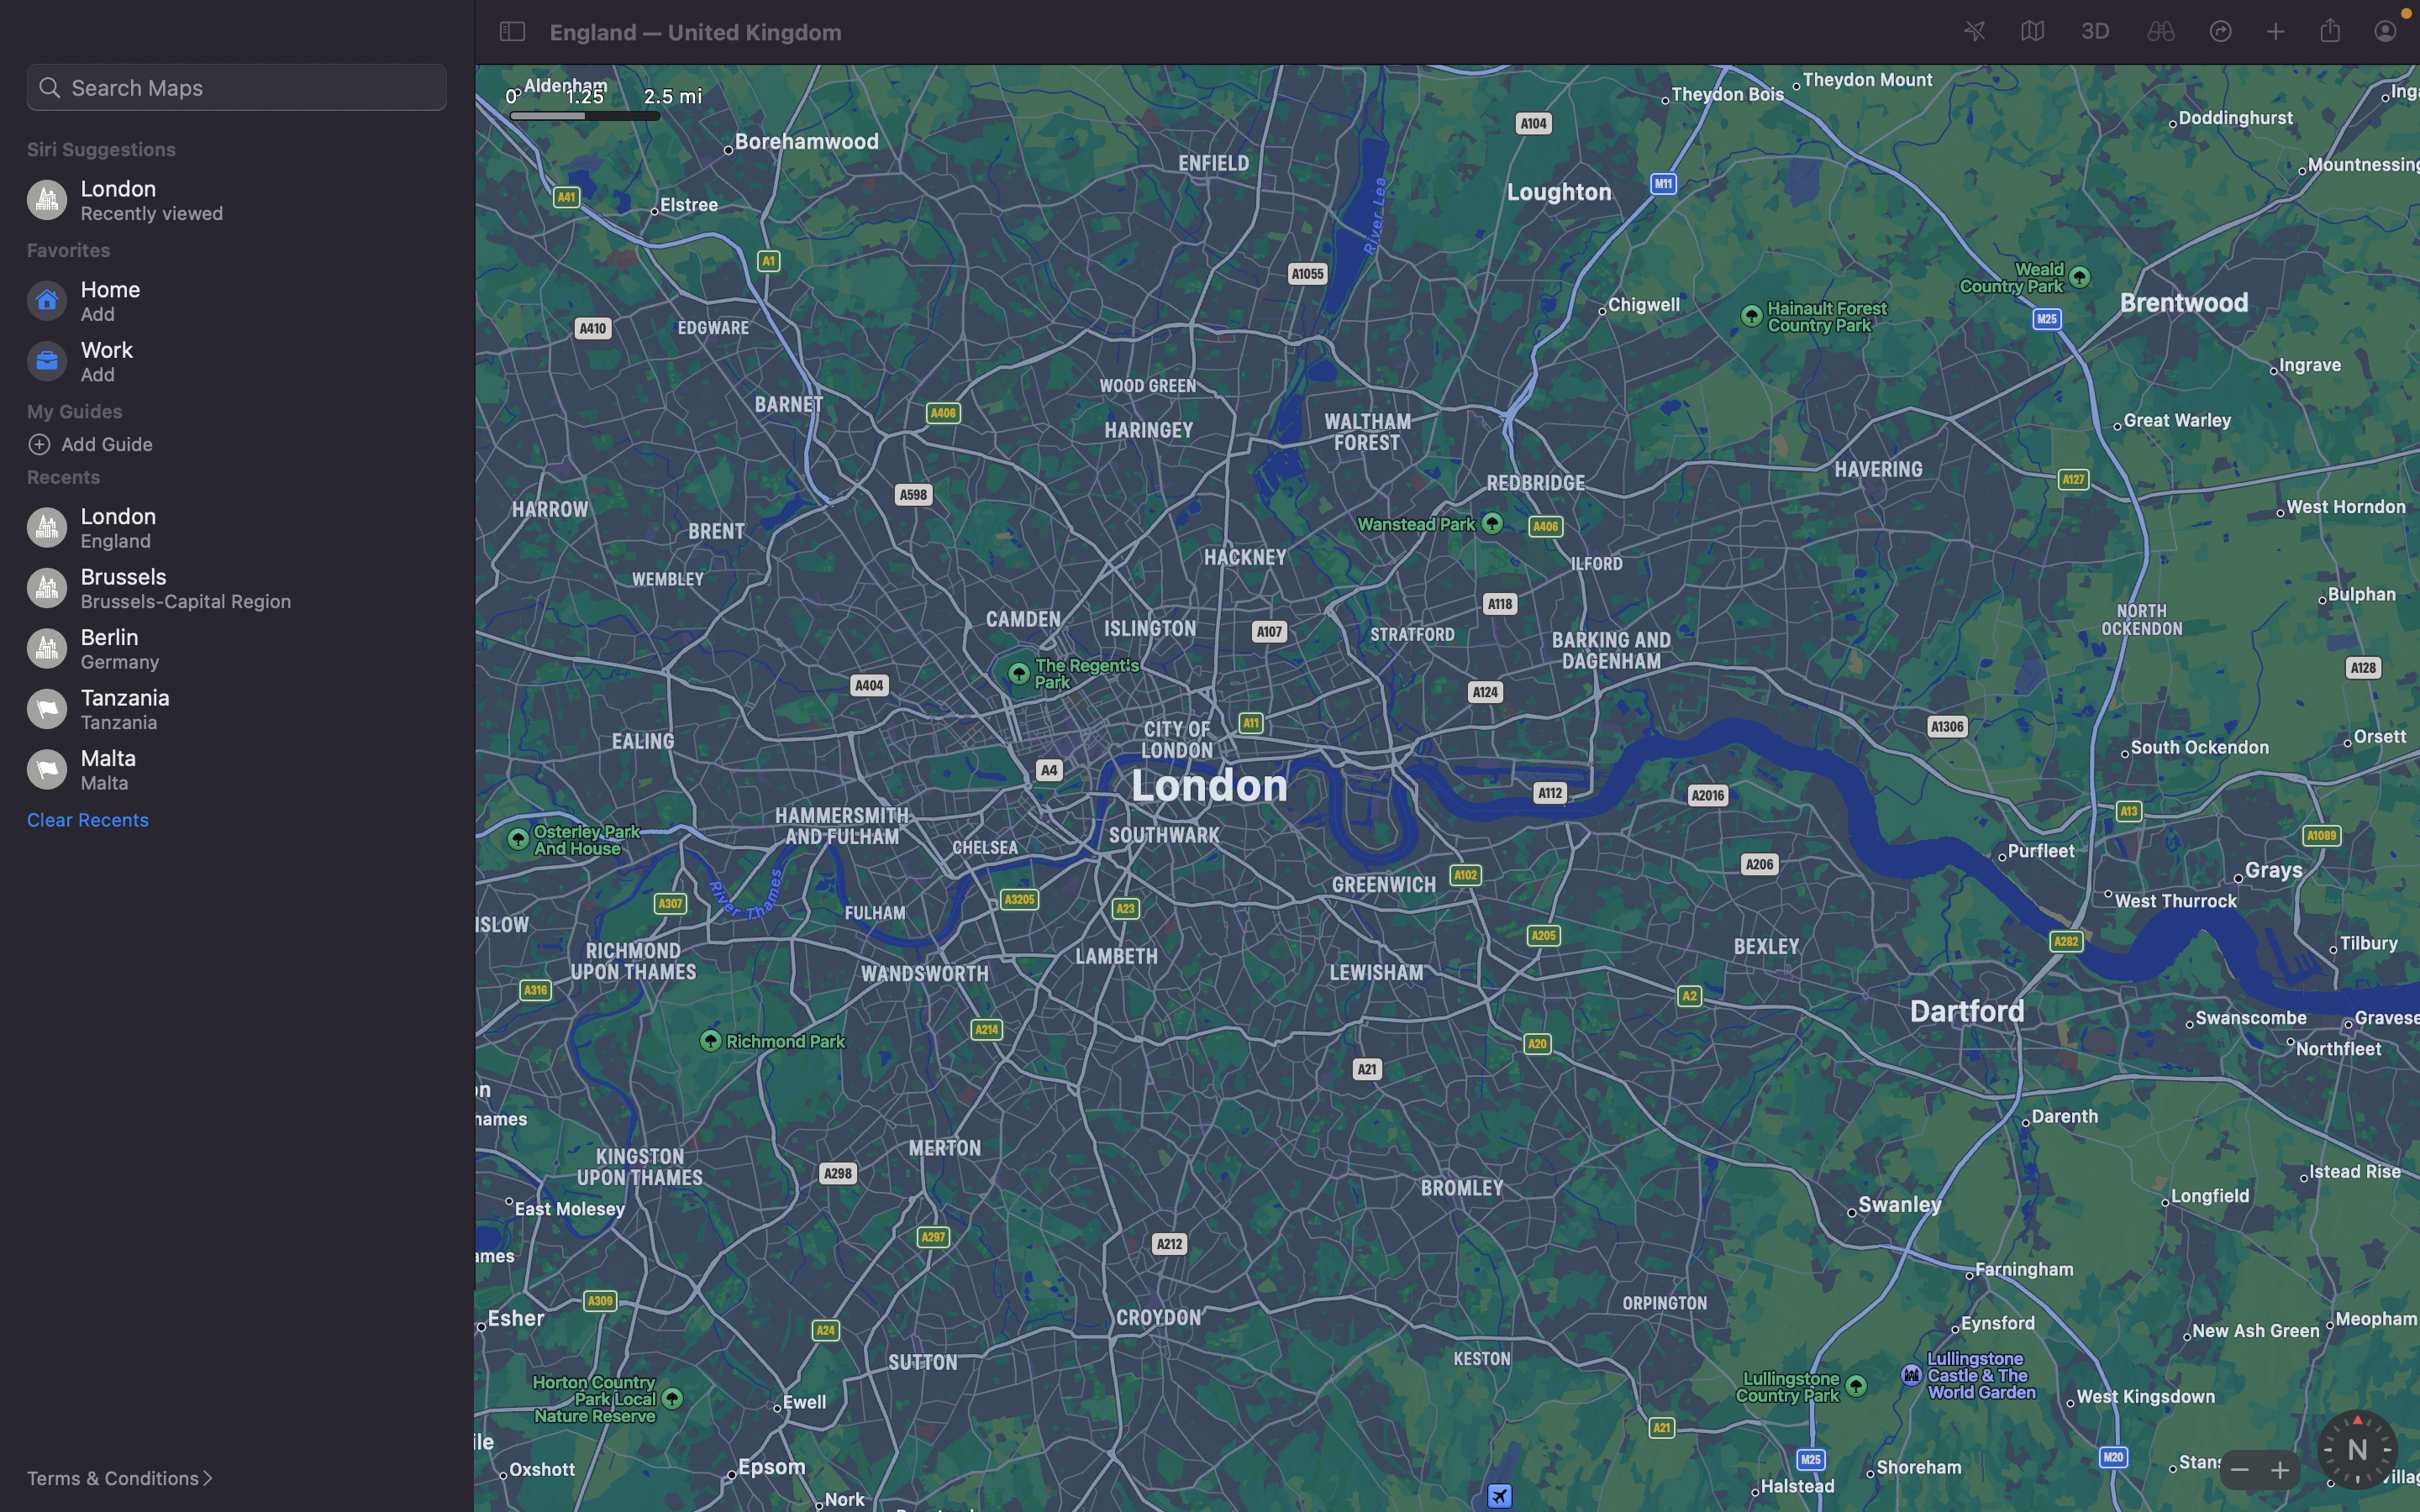  Describe the element at coordinates (2237, 1468) in the screenshot. I see `Minimize the map view` at that location.